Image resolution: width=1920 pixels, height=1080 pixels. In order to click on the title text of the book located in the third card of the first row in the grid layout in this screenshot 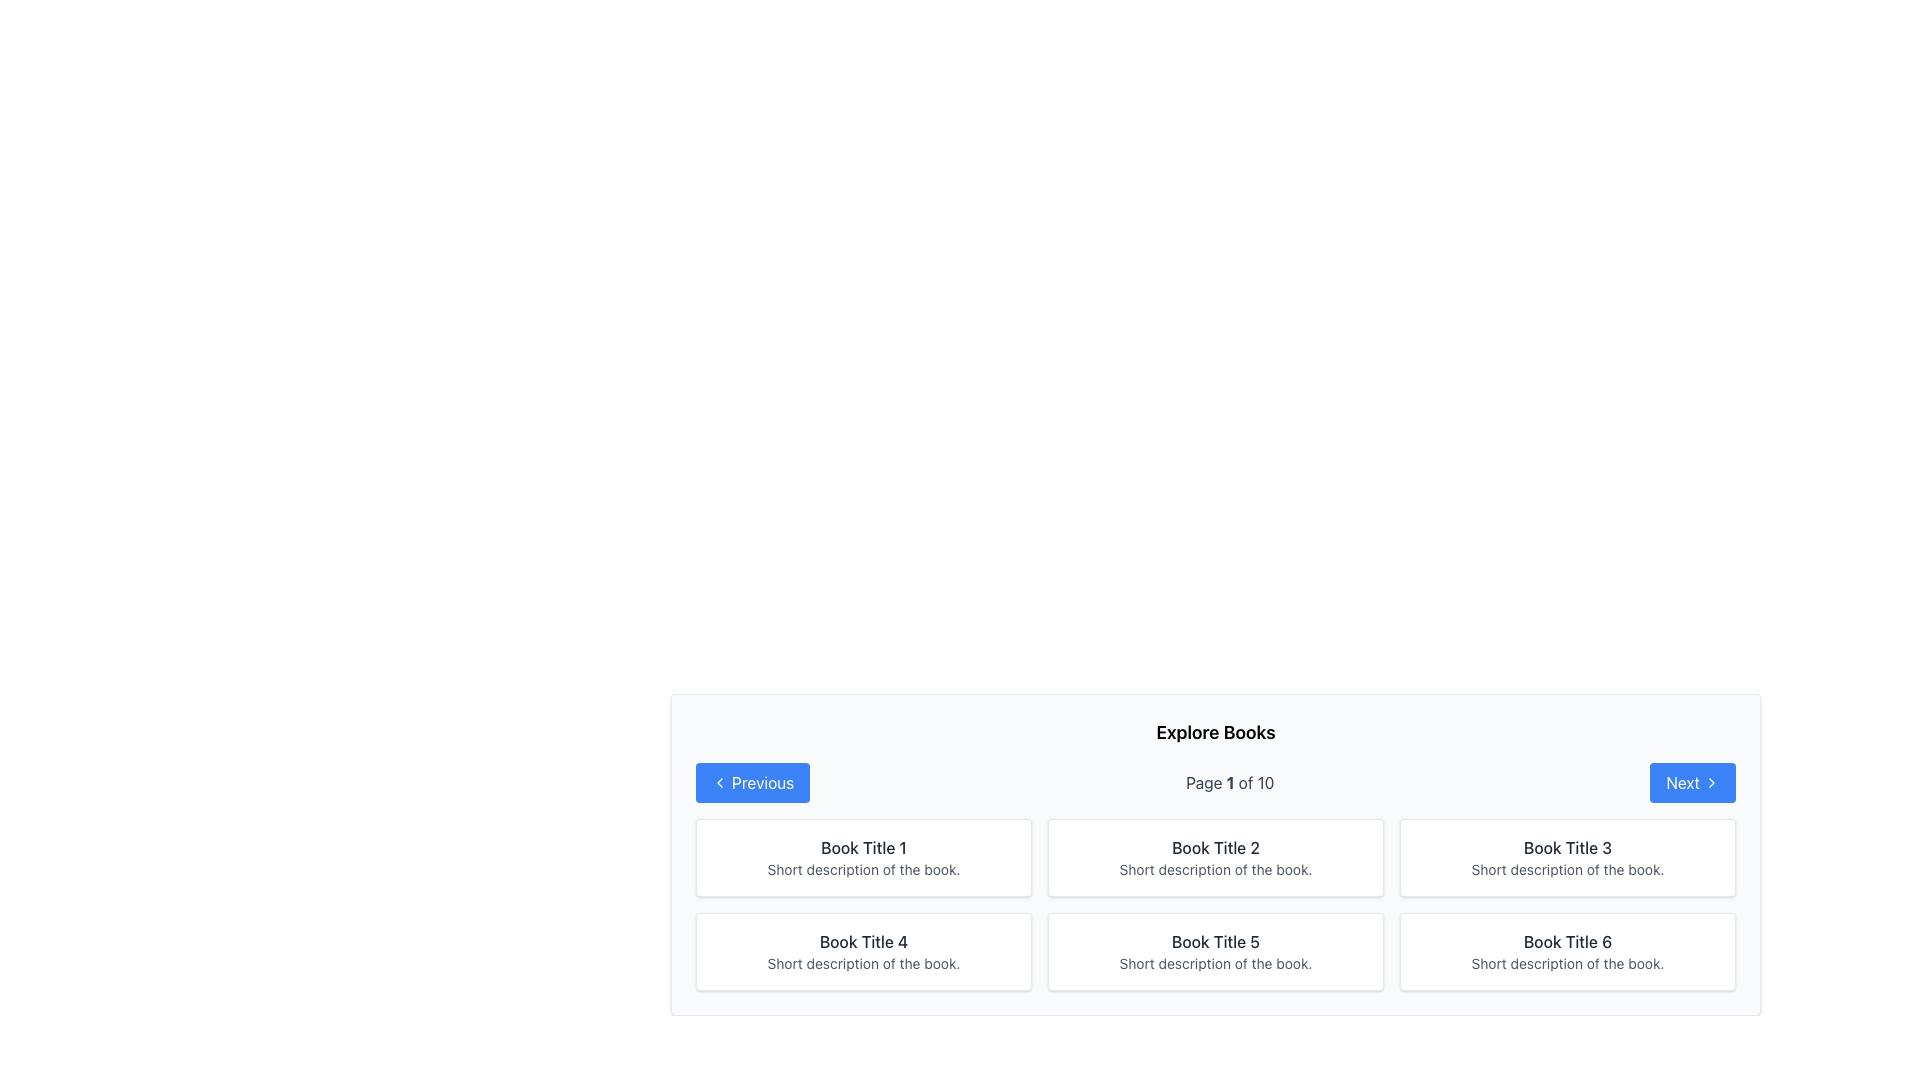, I will do `click(1567, 848)`.